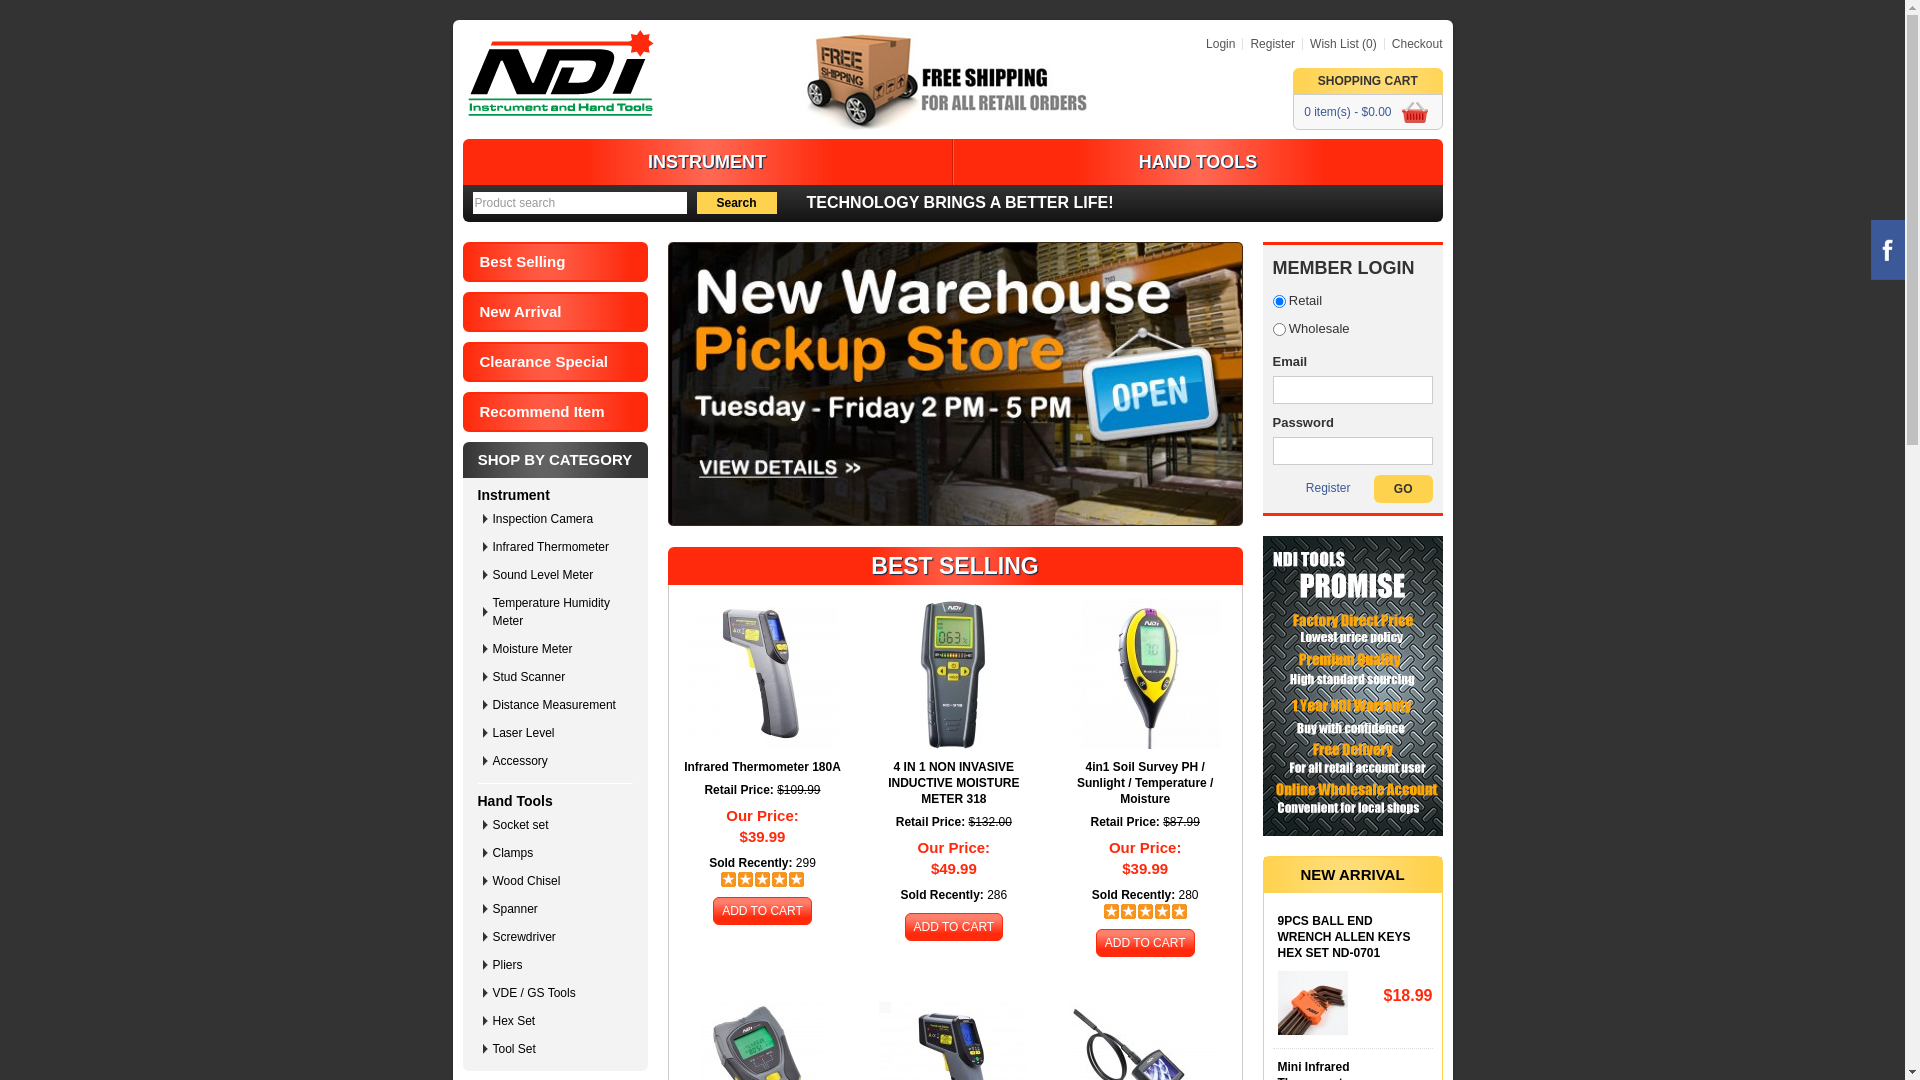 The image size is (1920, 1080). What do you see at coordinates (491, 992) in the screenshot?
I see `'VDE / GS Tools'` at bounding box center [491, 992].